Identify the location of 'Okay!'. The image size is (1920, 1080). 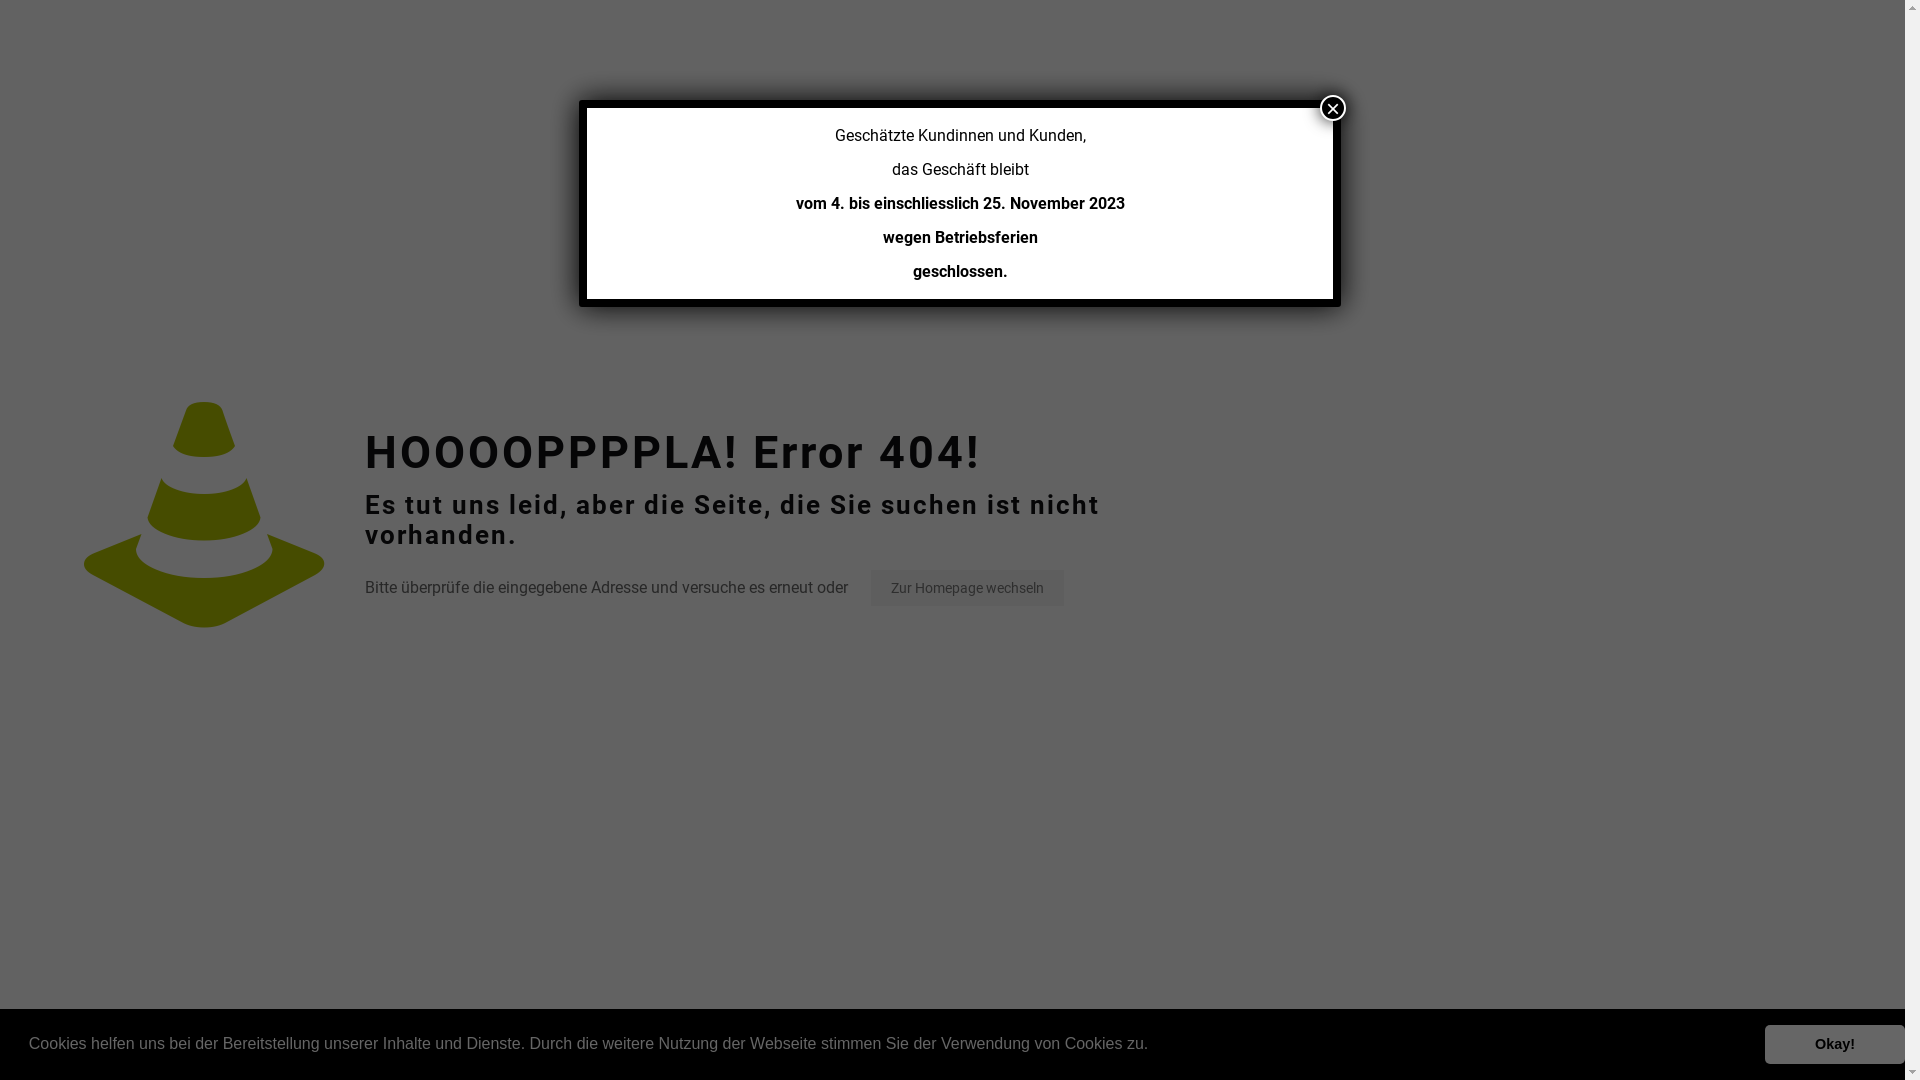
(1834, 1043).